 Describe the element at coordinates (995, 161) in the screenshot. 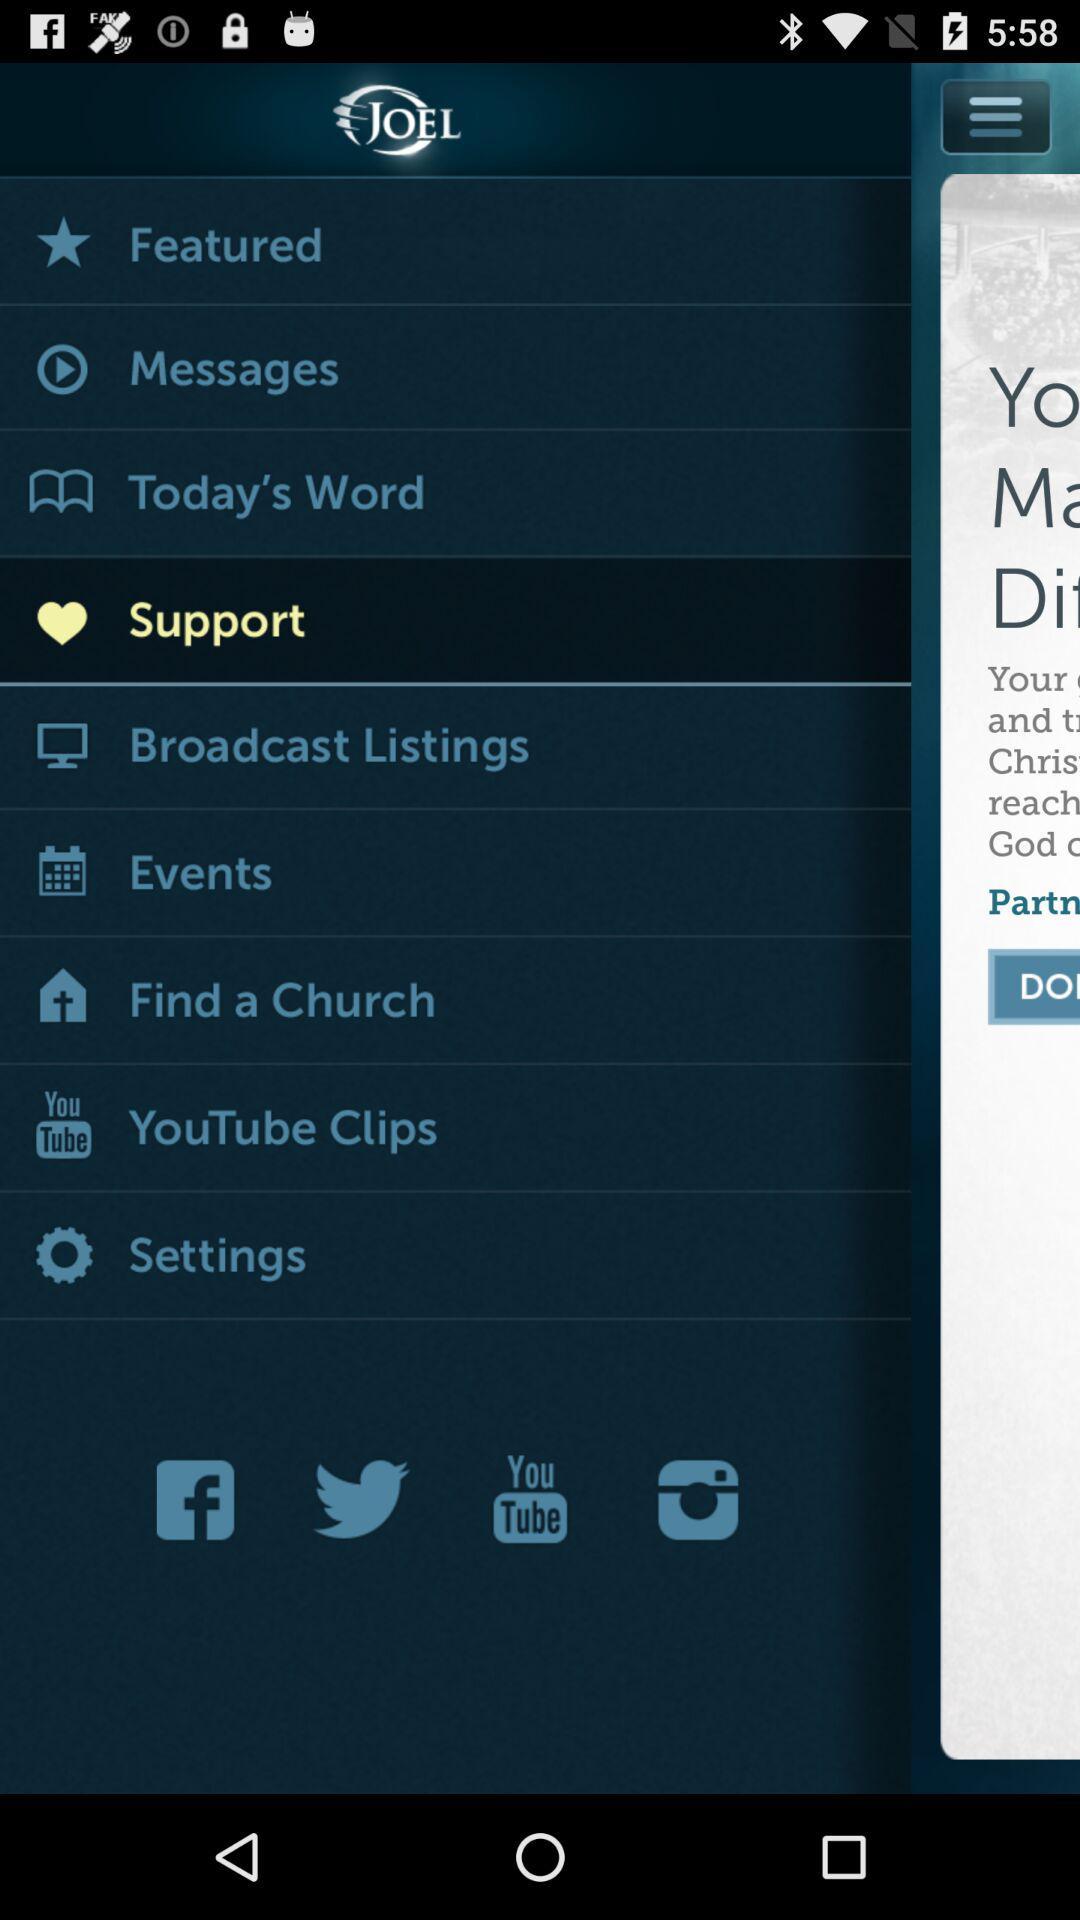

I see `menu` at that location.